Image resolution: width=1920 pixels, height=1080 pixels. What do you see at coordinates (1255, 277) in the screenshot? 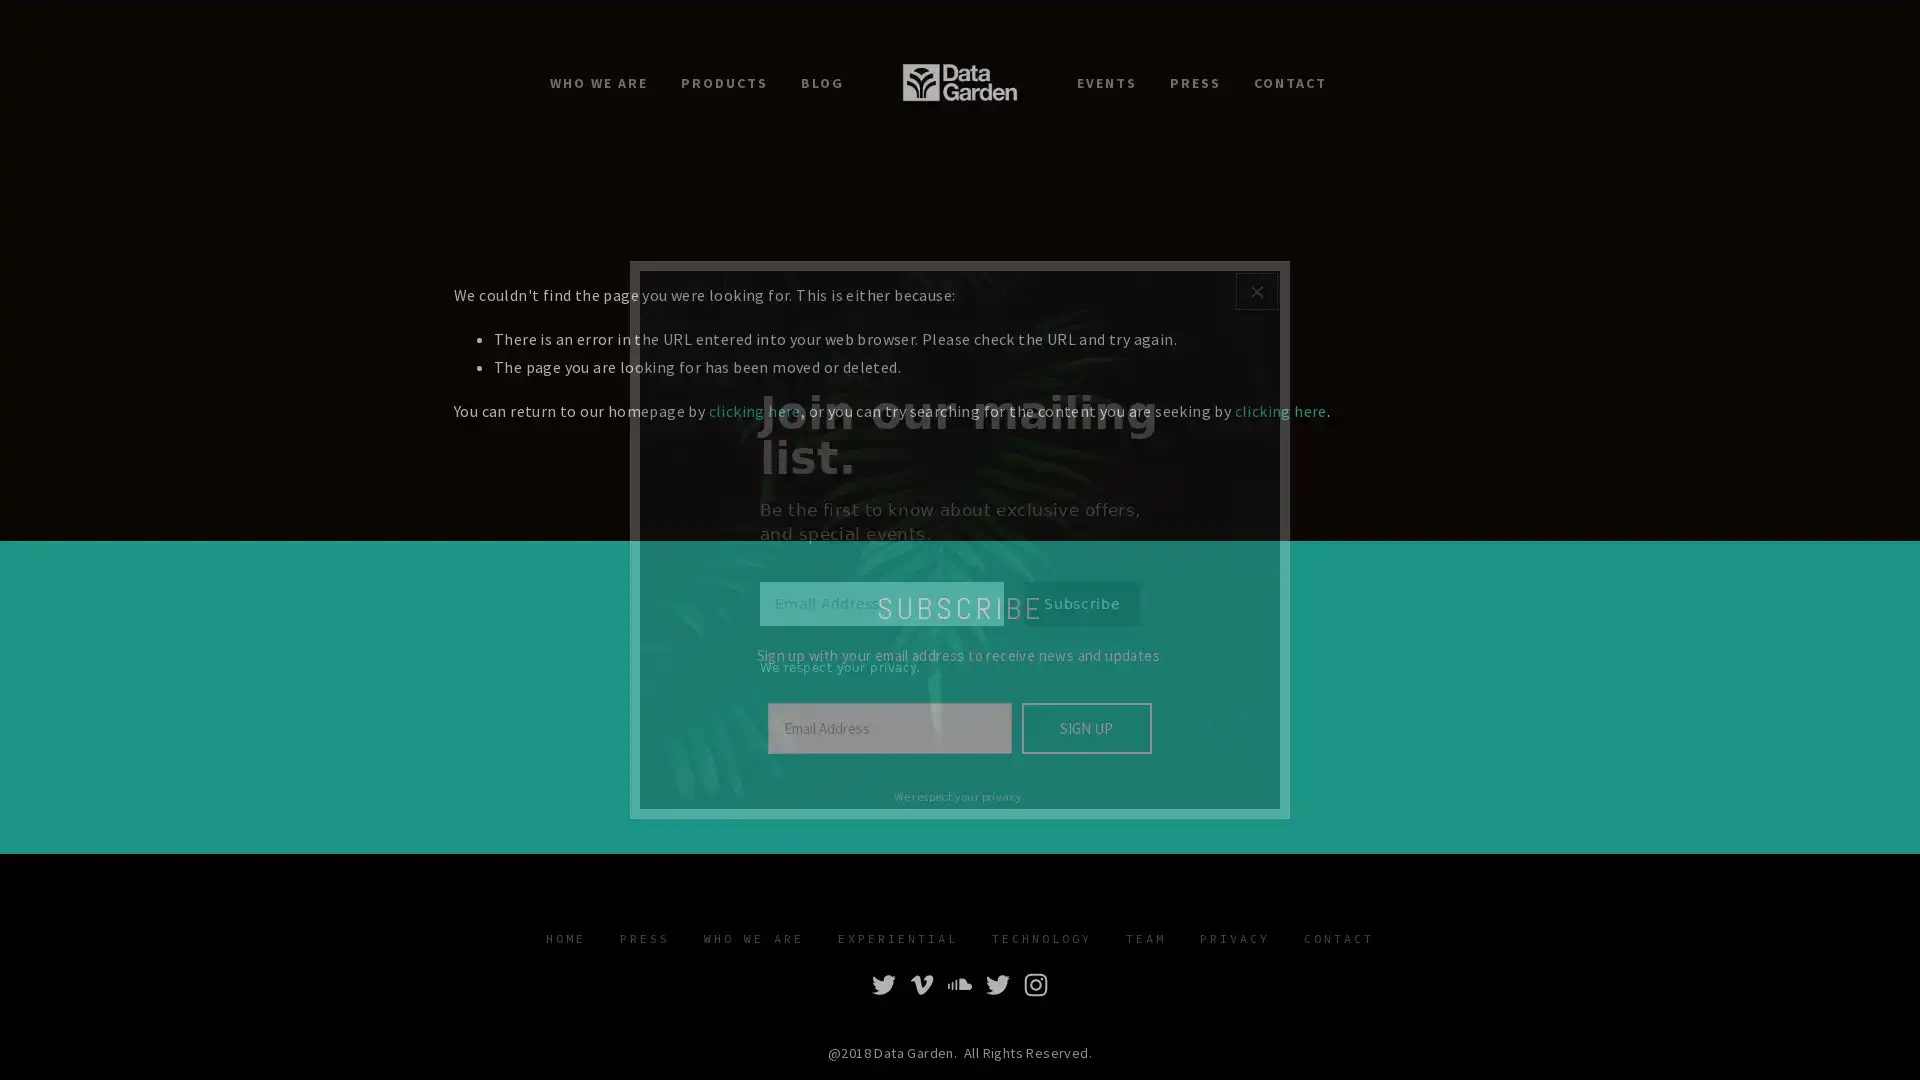
I see `Close` at bounding box center [1255, 277].